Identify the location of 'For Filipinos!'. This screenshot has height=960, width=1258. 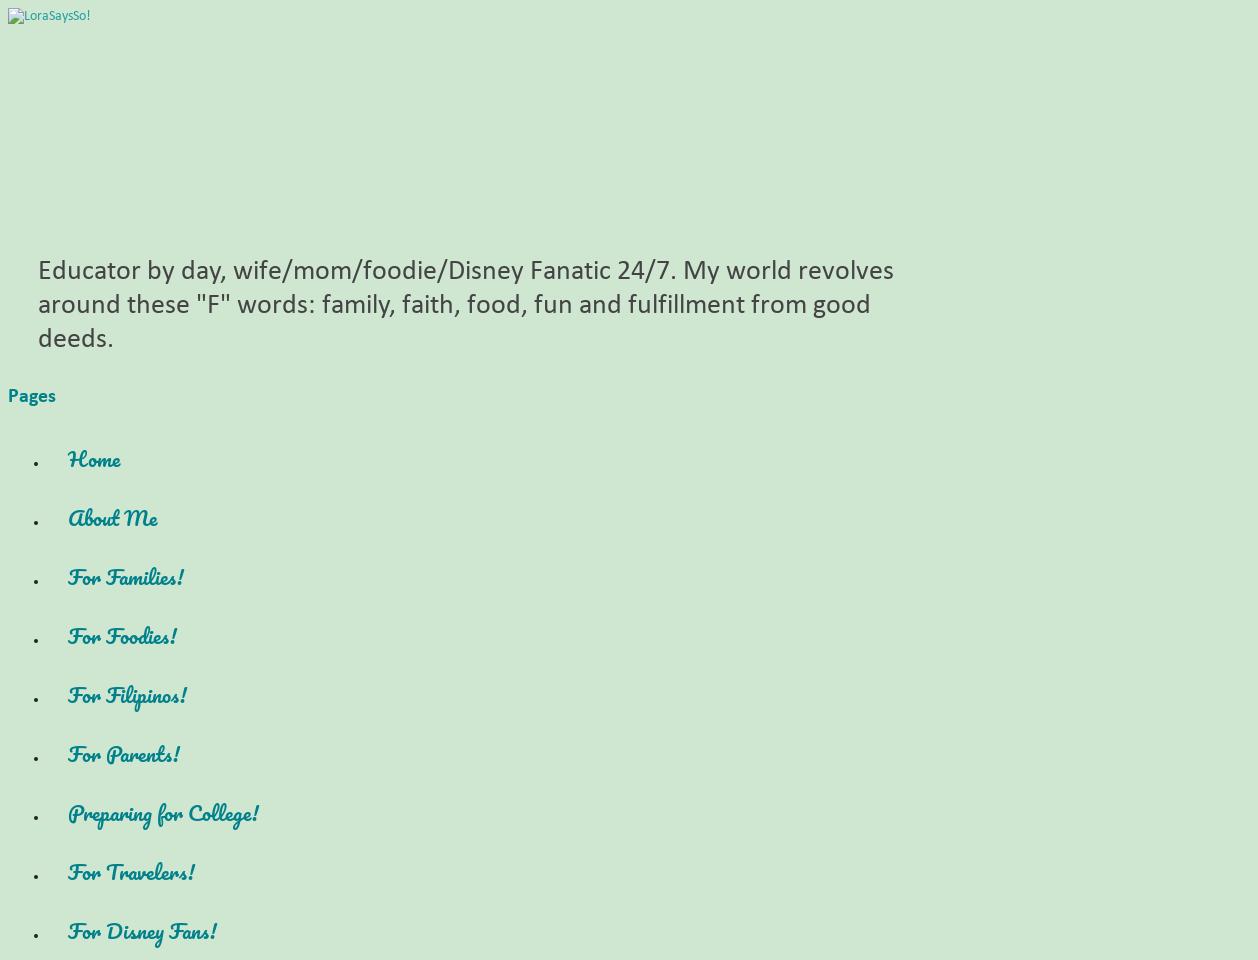
(127, 694).